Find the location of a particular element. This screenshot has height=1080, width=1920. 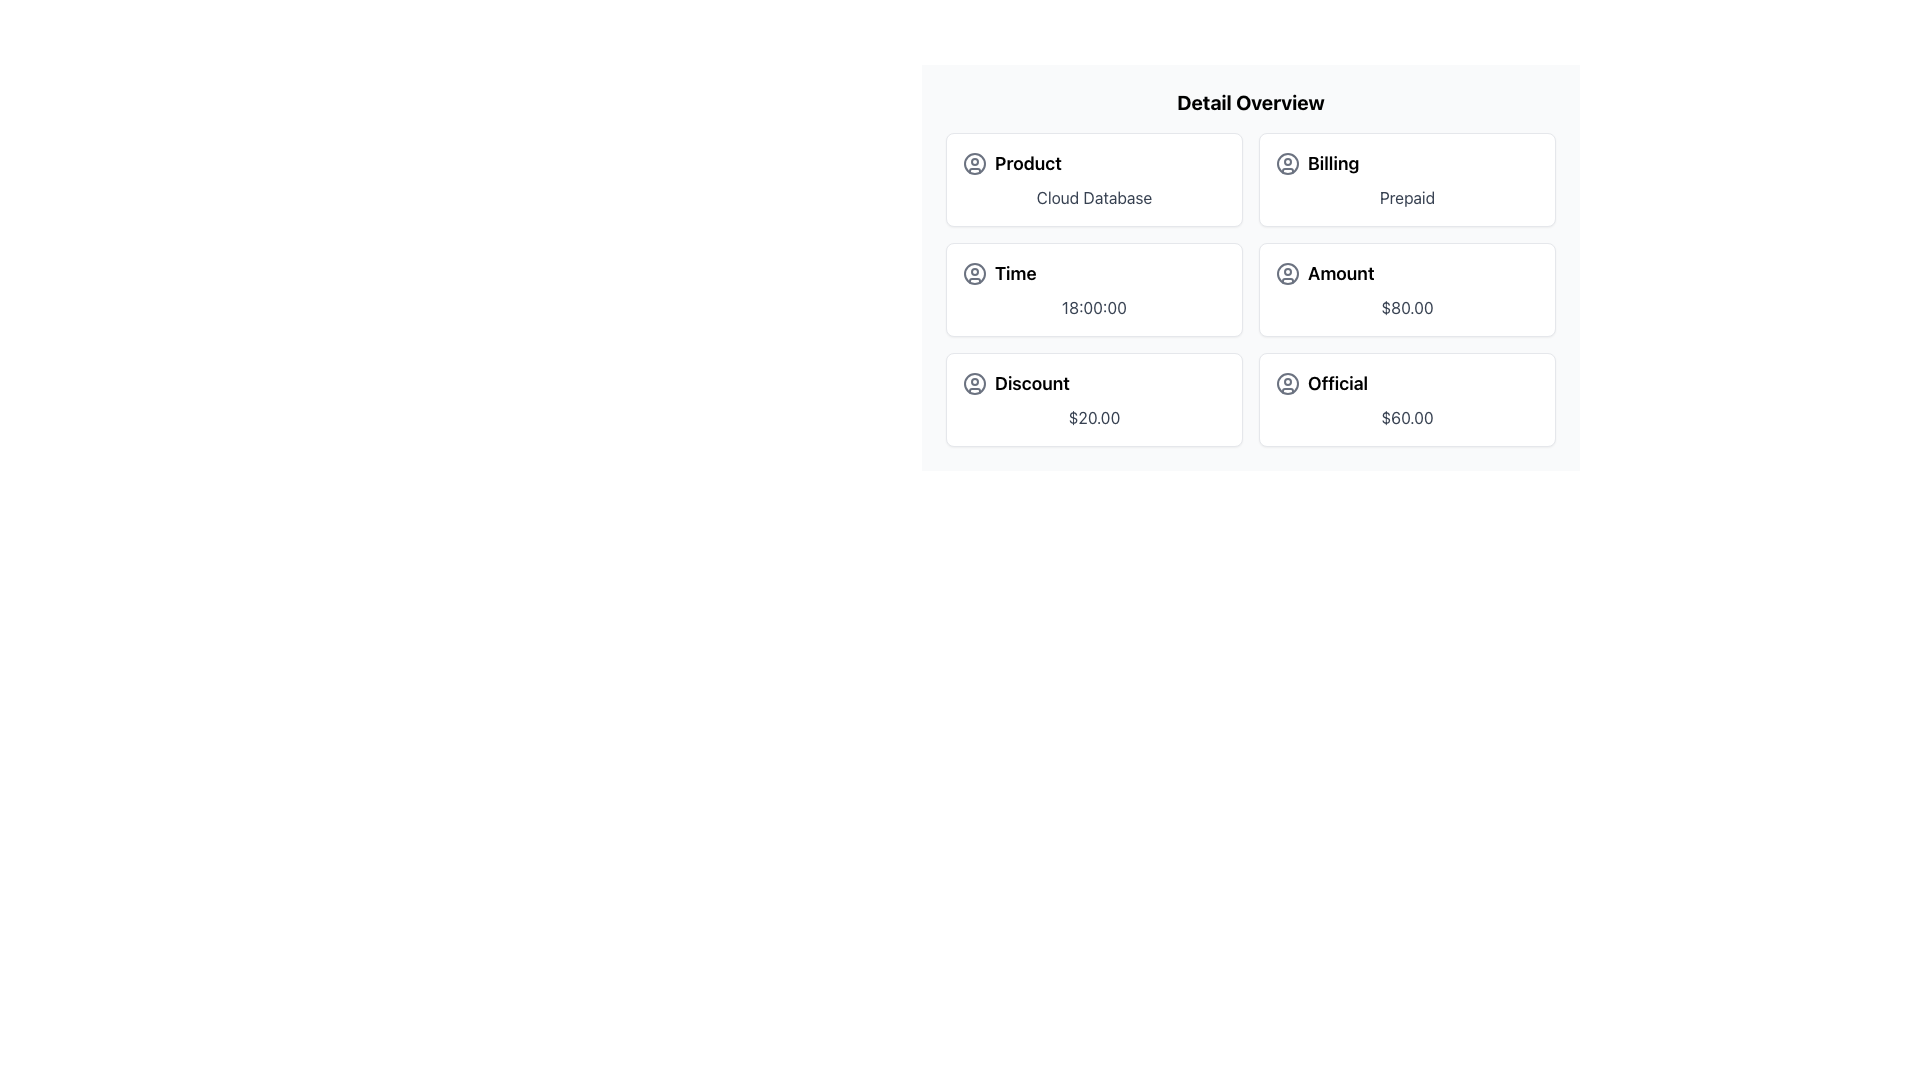

the user profile icon, which is a circular graphical icon with a head and shoulders silhouette, located to the left of the text 'Time' is located at coordinates (974, 273).